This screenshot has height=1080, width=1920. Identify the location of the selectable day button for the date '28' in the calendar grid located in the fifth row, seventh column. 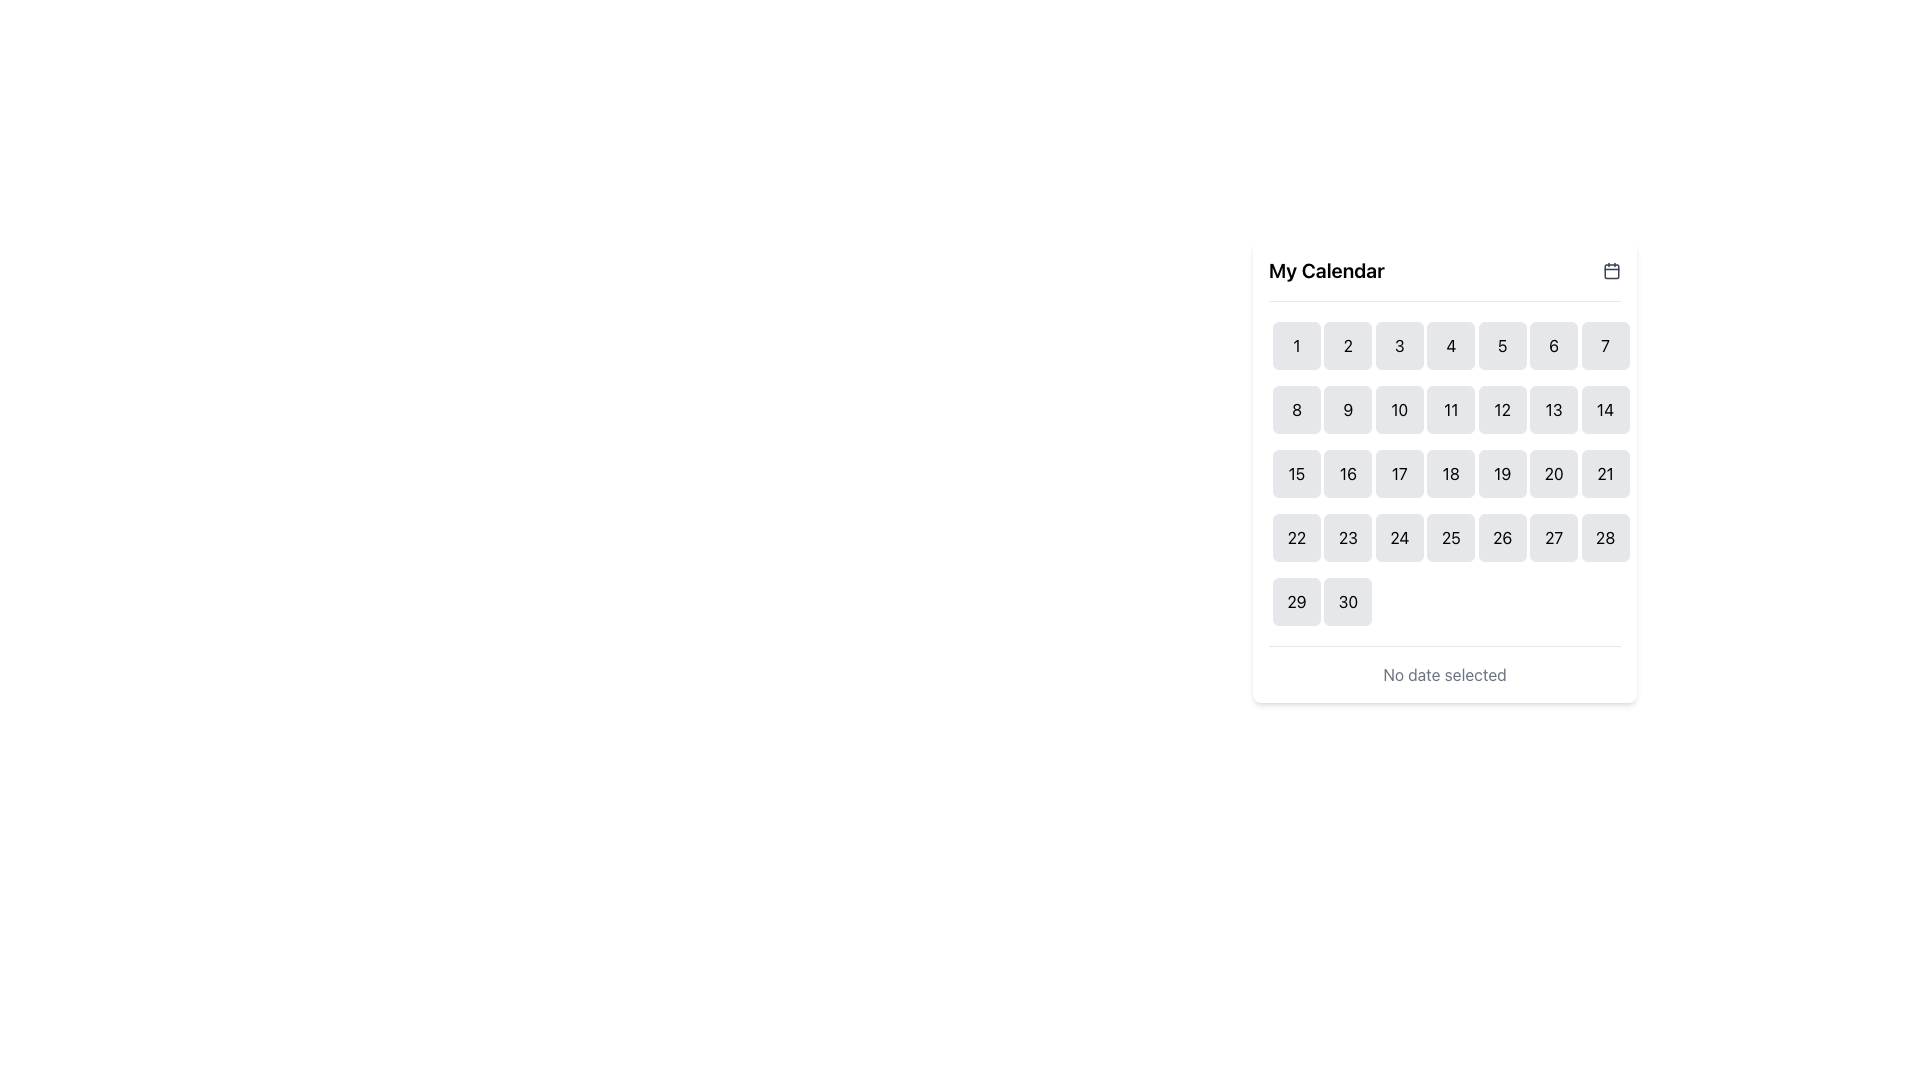
(1605, 536).